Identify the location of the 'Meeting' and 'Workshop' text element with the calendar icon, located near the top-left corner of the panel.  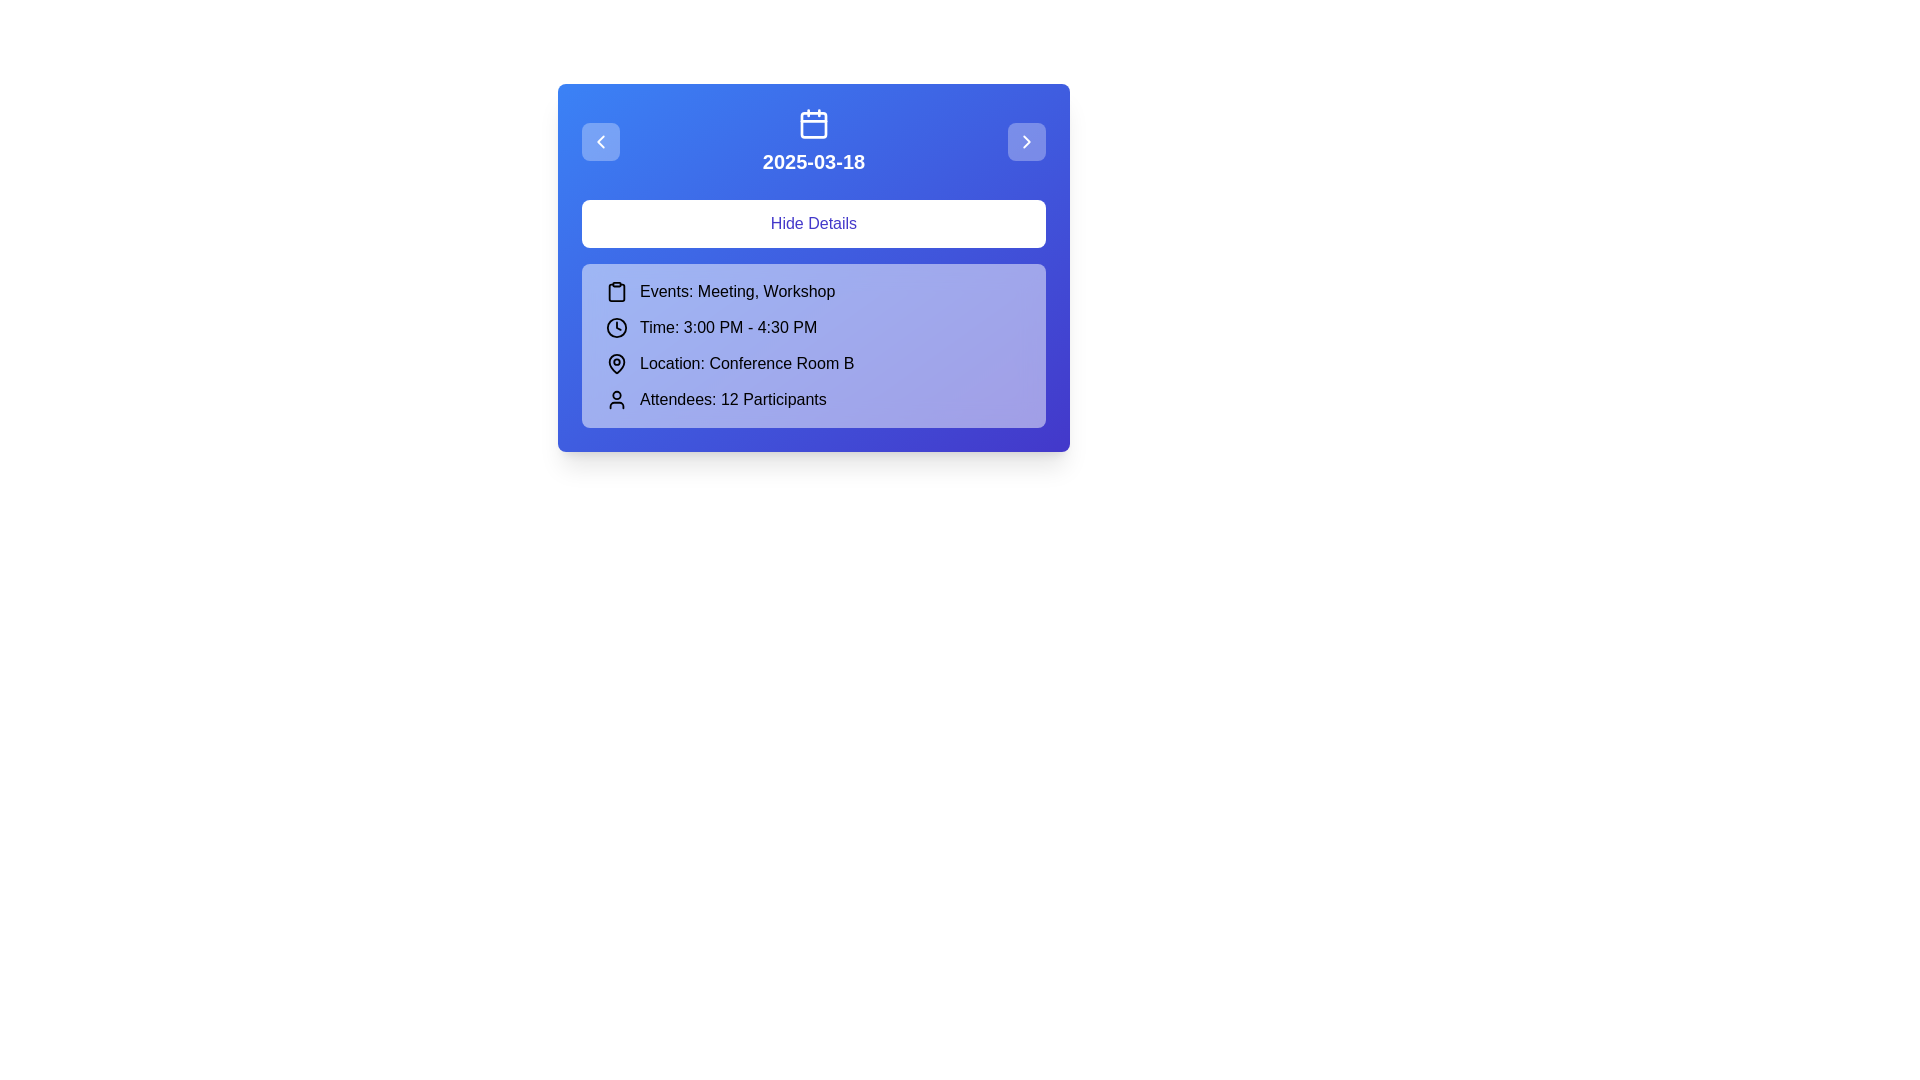
(814, 292).